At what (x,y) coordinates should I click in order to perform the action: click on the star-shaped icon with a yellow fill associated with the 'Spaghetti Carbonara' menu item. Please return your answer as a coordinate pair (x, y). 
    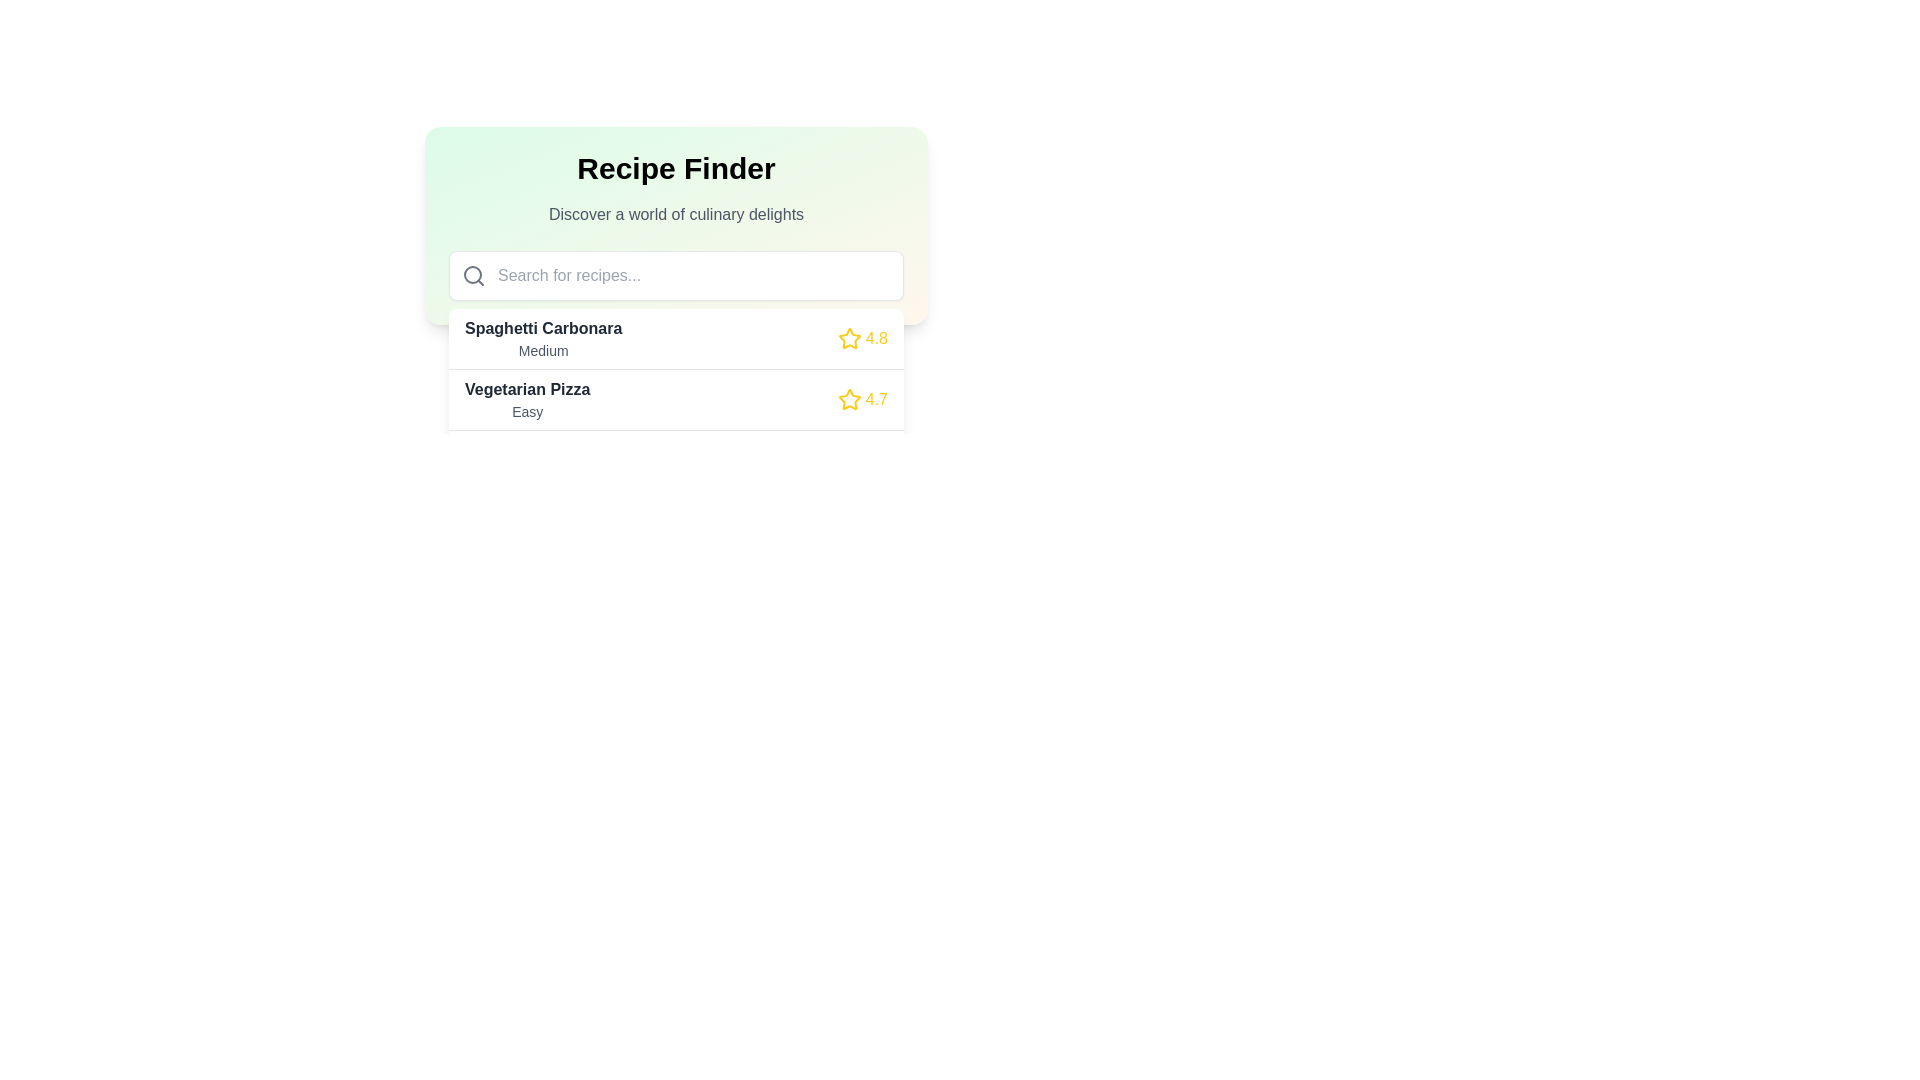
    Looking at the image, I should click on (849, 337).